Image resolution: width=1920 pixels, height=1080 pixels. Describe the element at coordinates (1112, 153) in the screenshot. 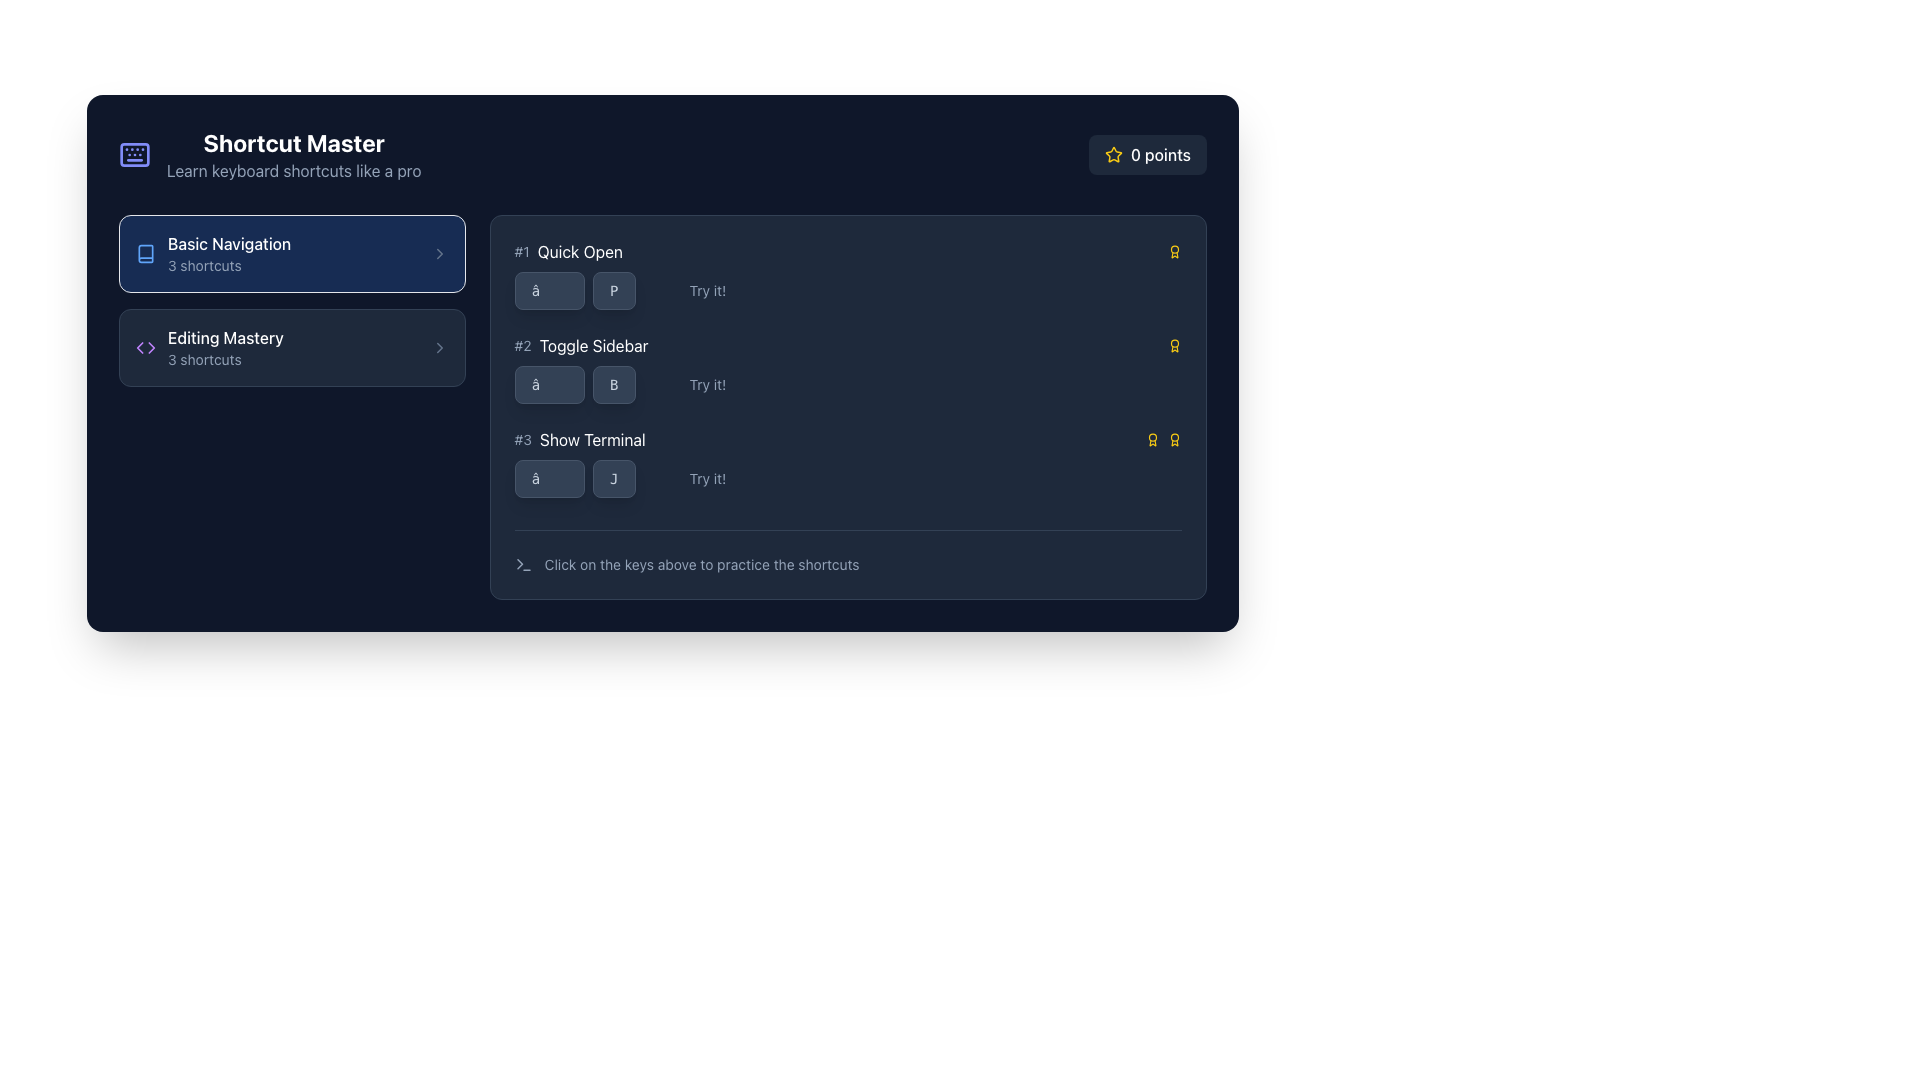

I see `the decorative icon representing points, ratings, or achievements located in the top-right section of the UI, adjacent to the '0 points' badge` at that location.